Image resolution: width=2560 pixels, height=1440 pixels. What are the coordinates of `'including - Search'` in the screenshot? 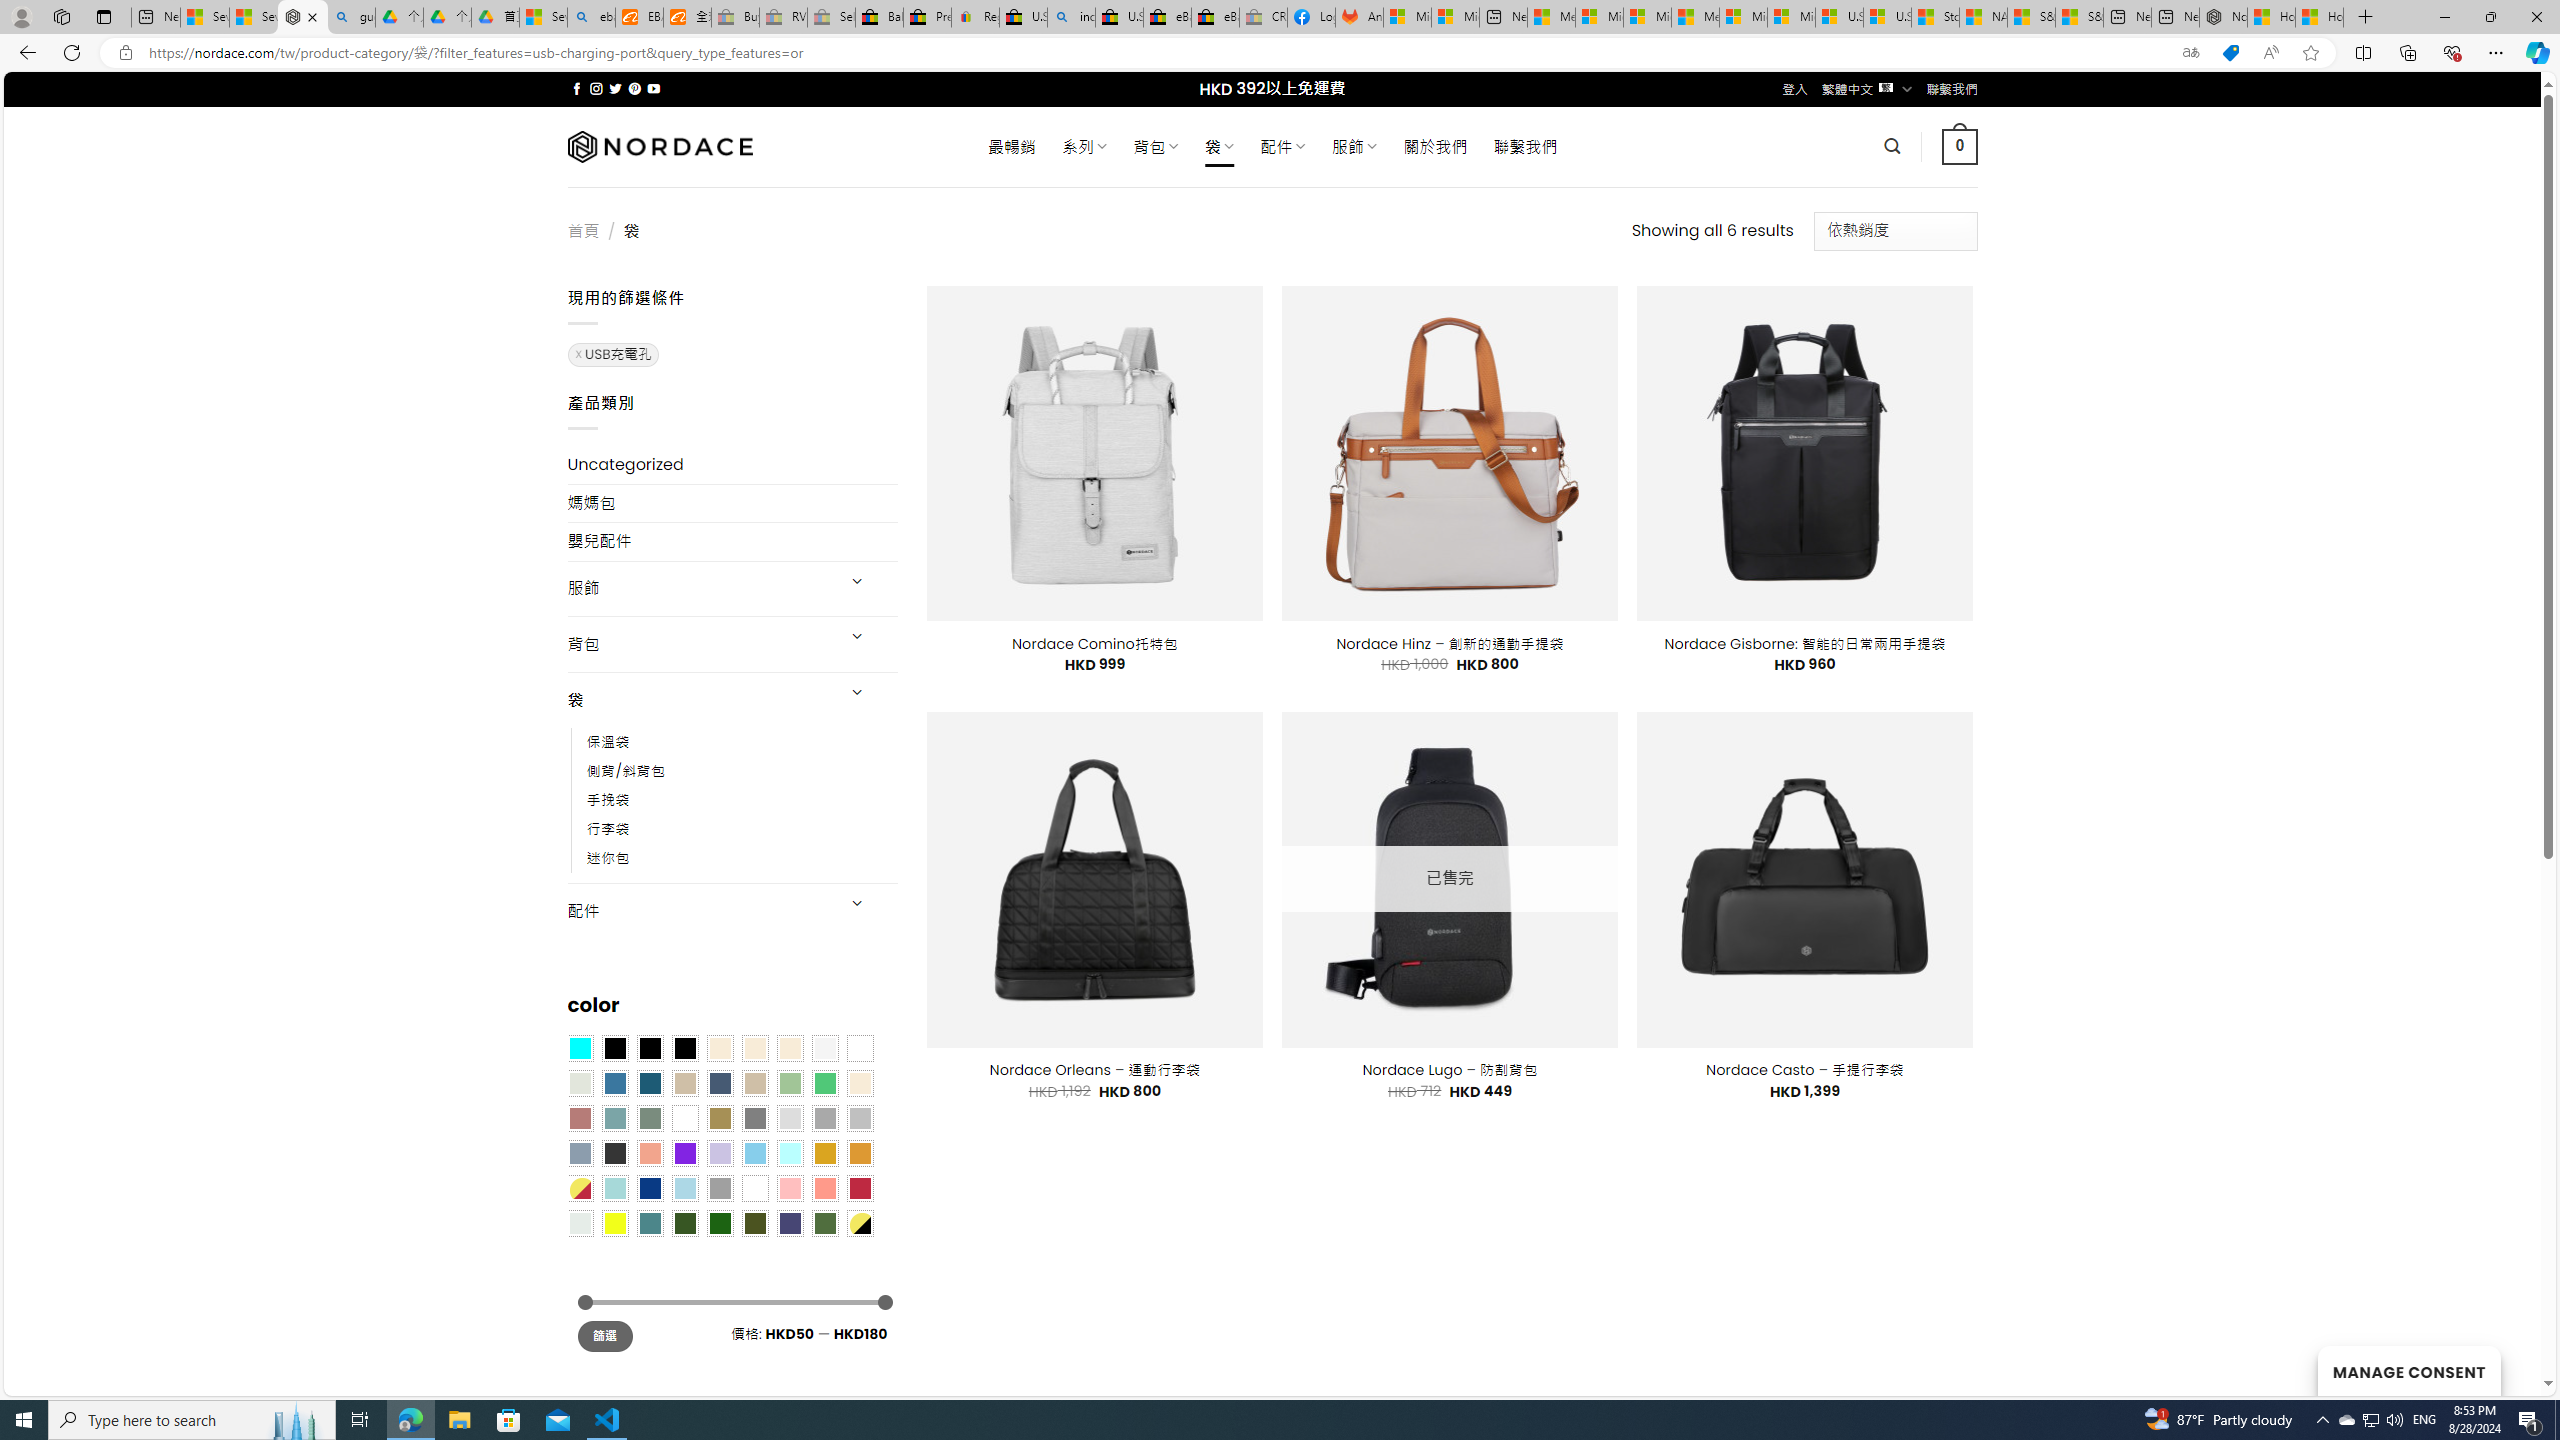 It's located at (1071, 16).